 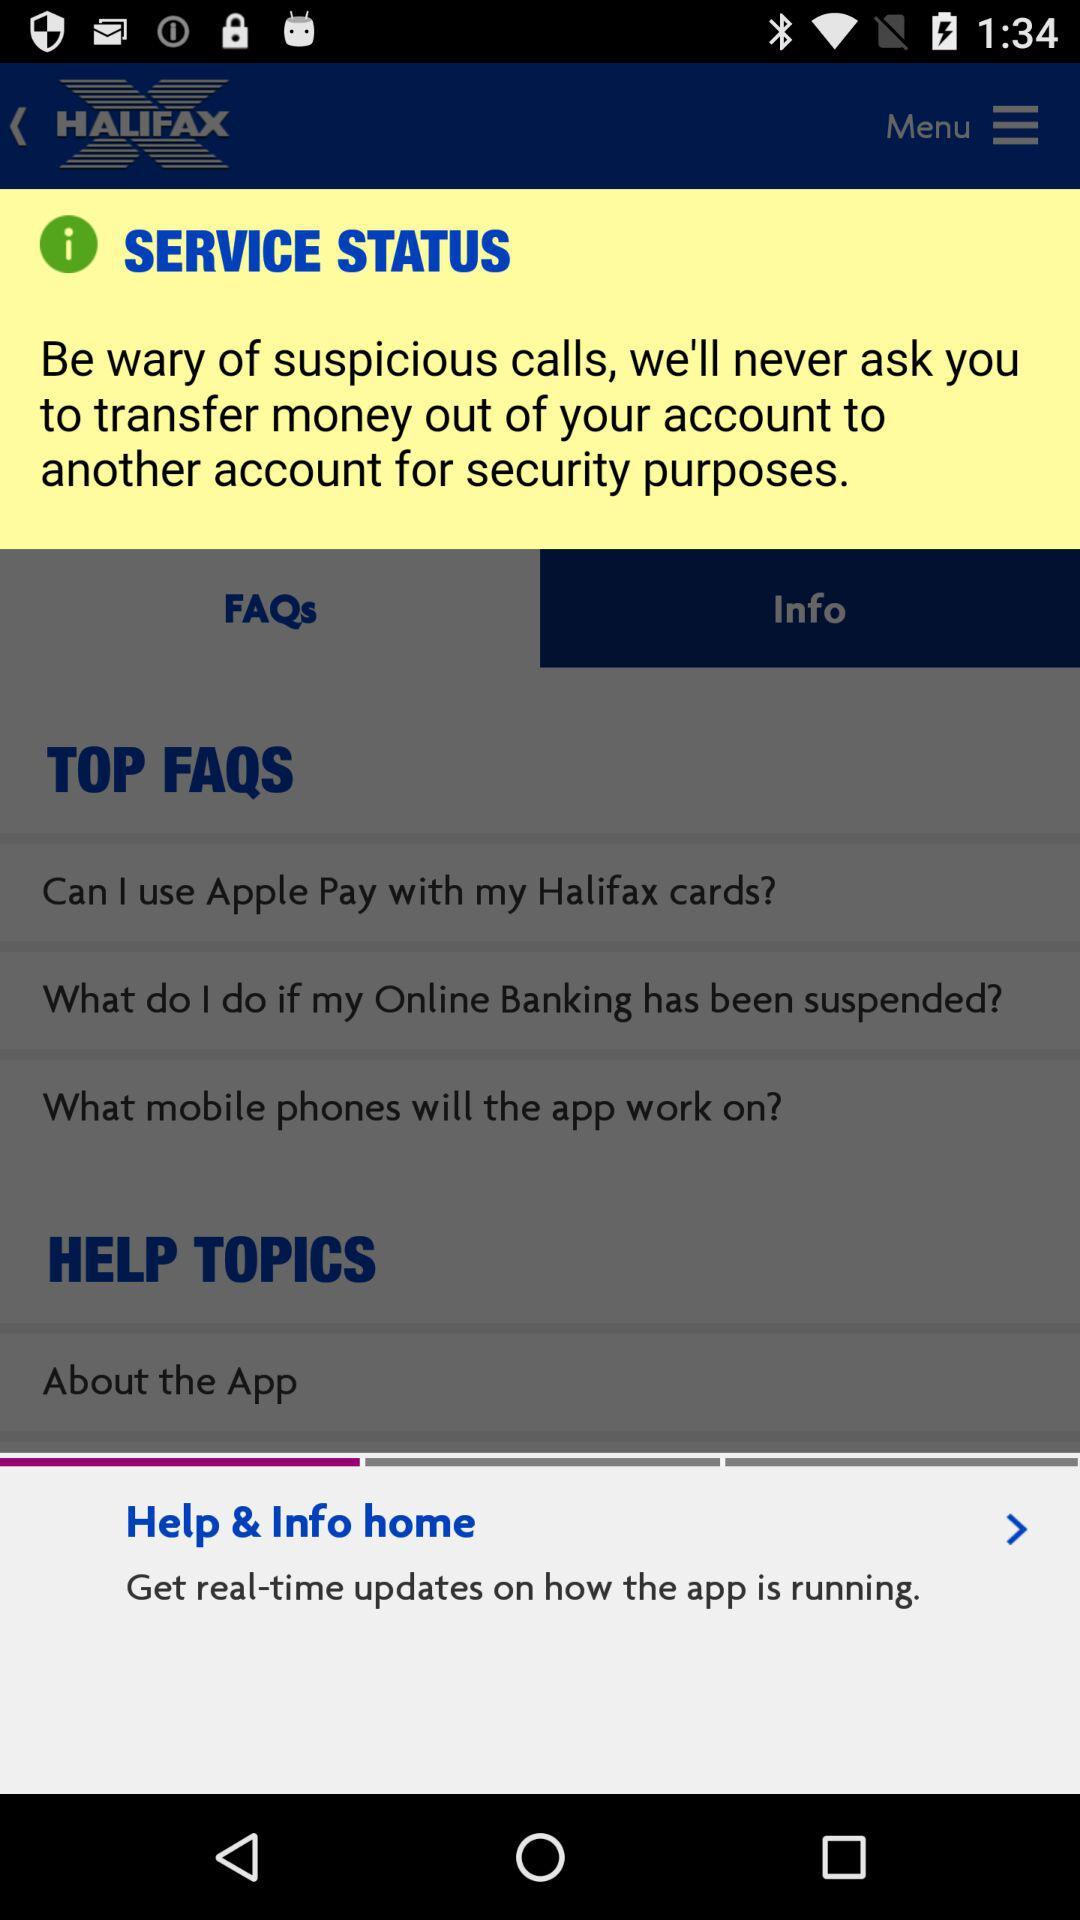 What do you see at coordinates (1017, 1636) in the screenshot?
I see `the arrow_forward icon` at bounding box center [1017, 1636].